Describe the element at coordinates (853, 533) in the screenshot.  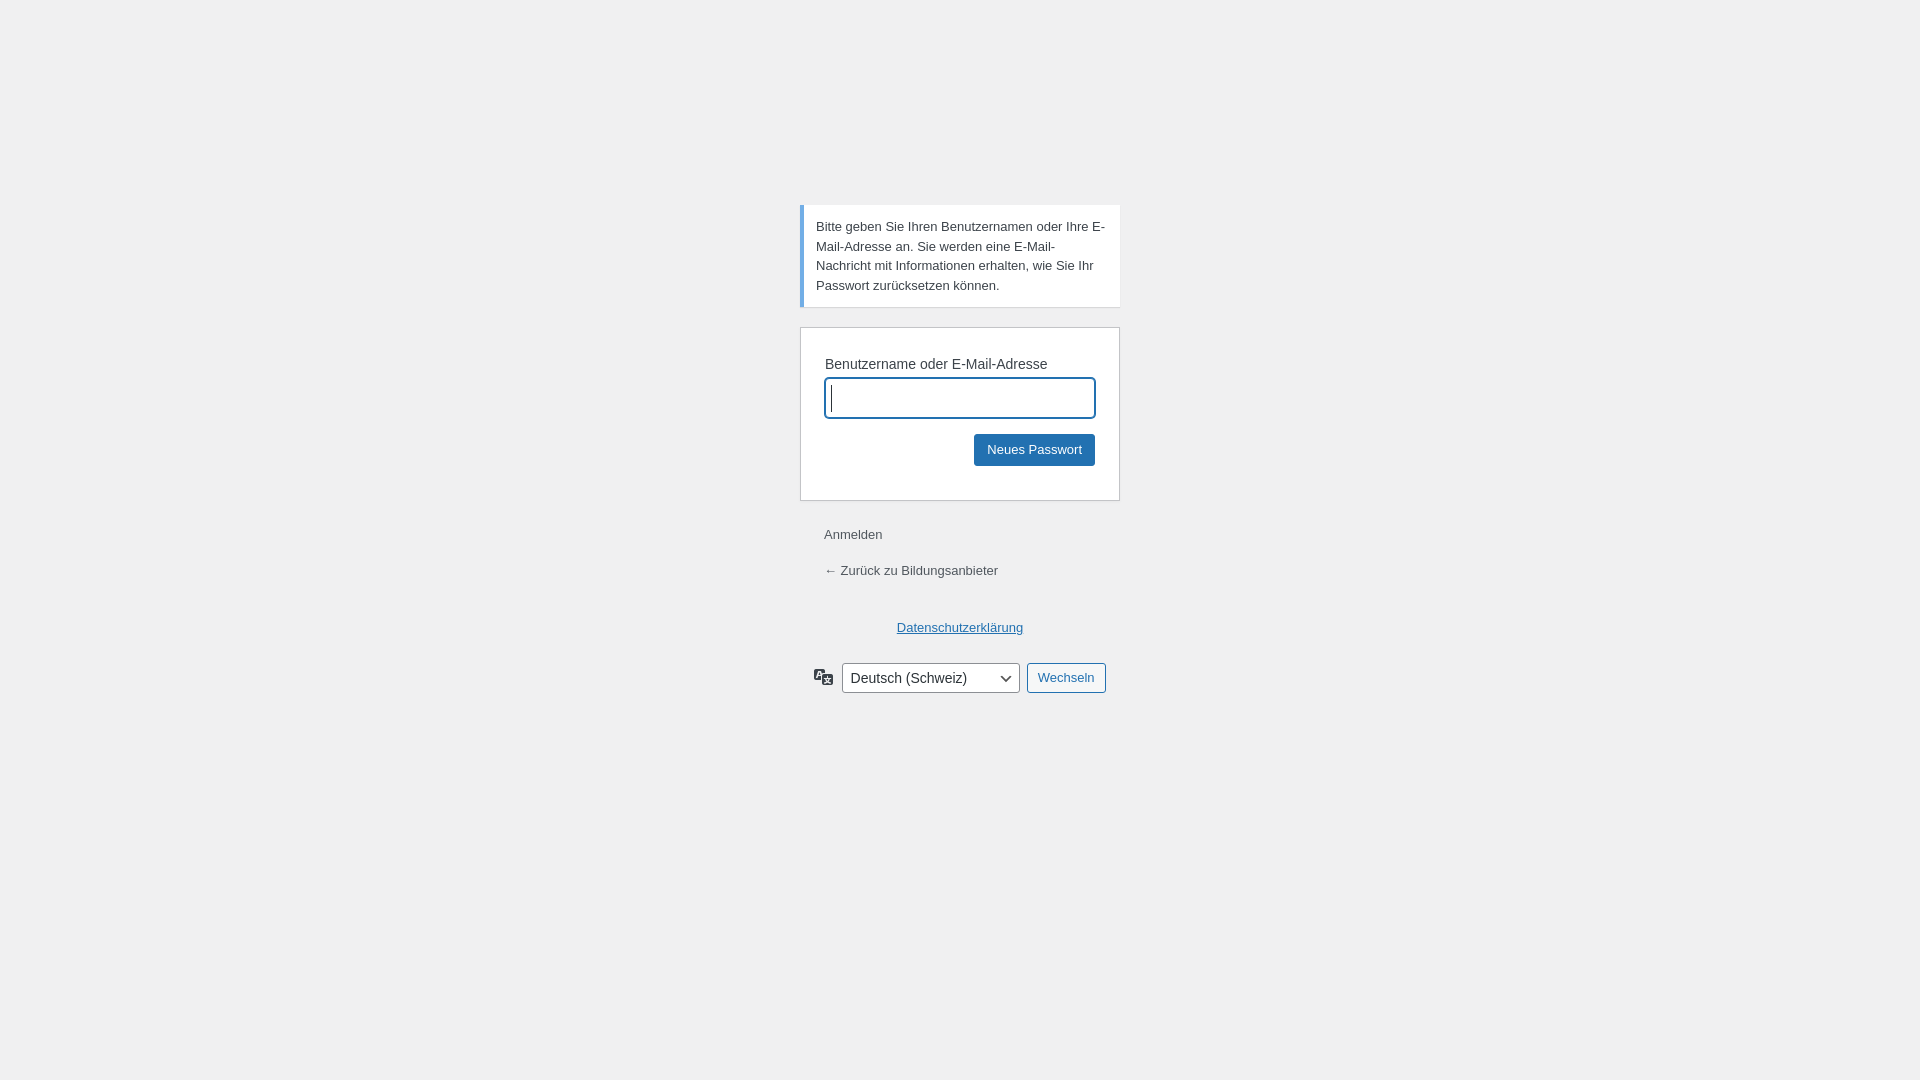
I see `'Anmelden'` at that location.